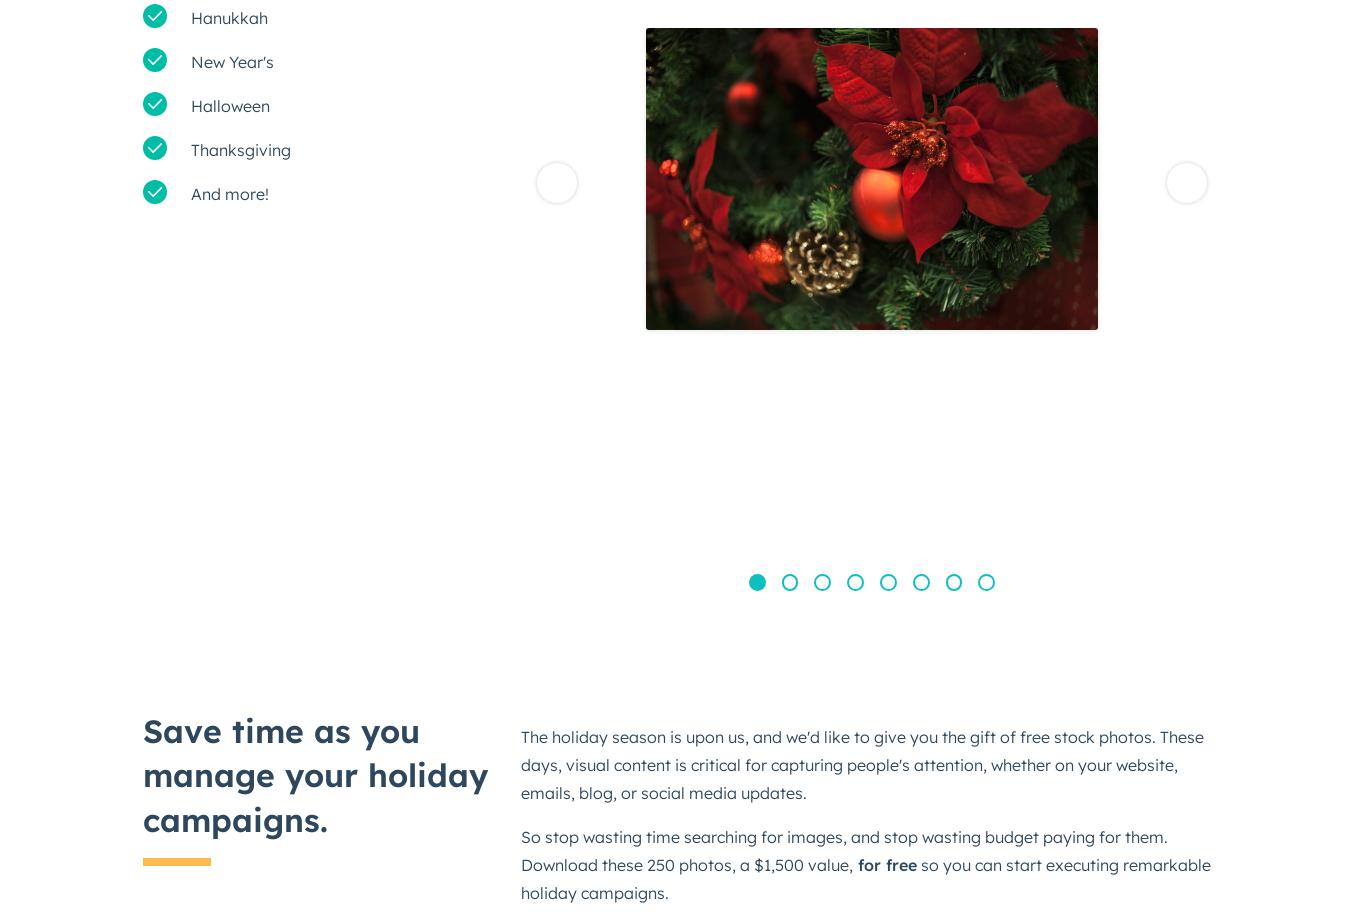  I want to click on 'Hanukkah', so click(229, 17).